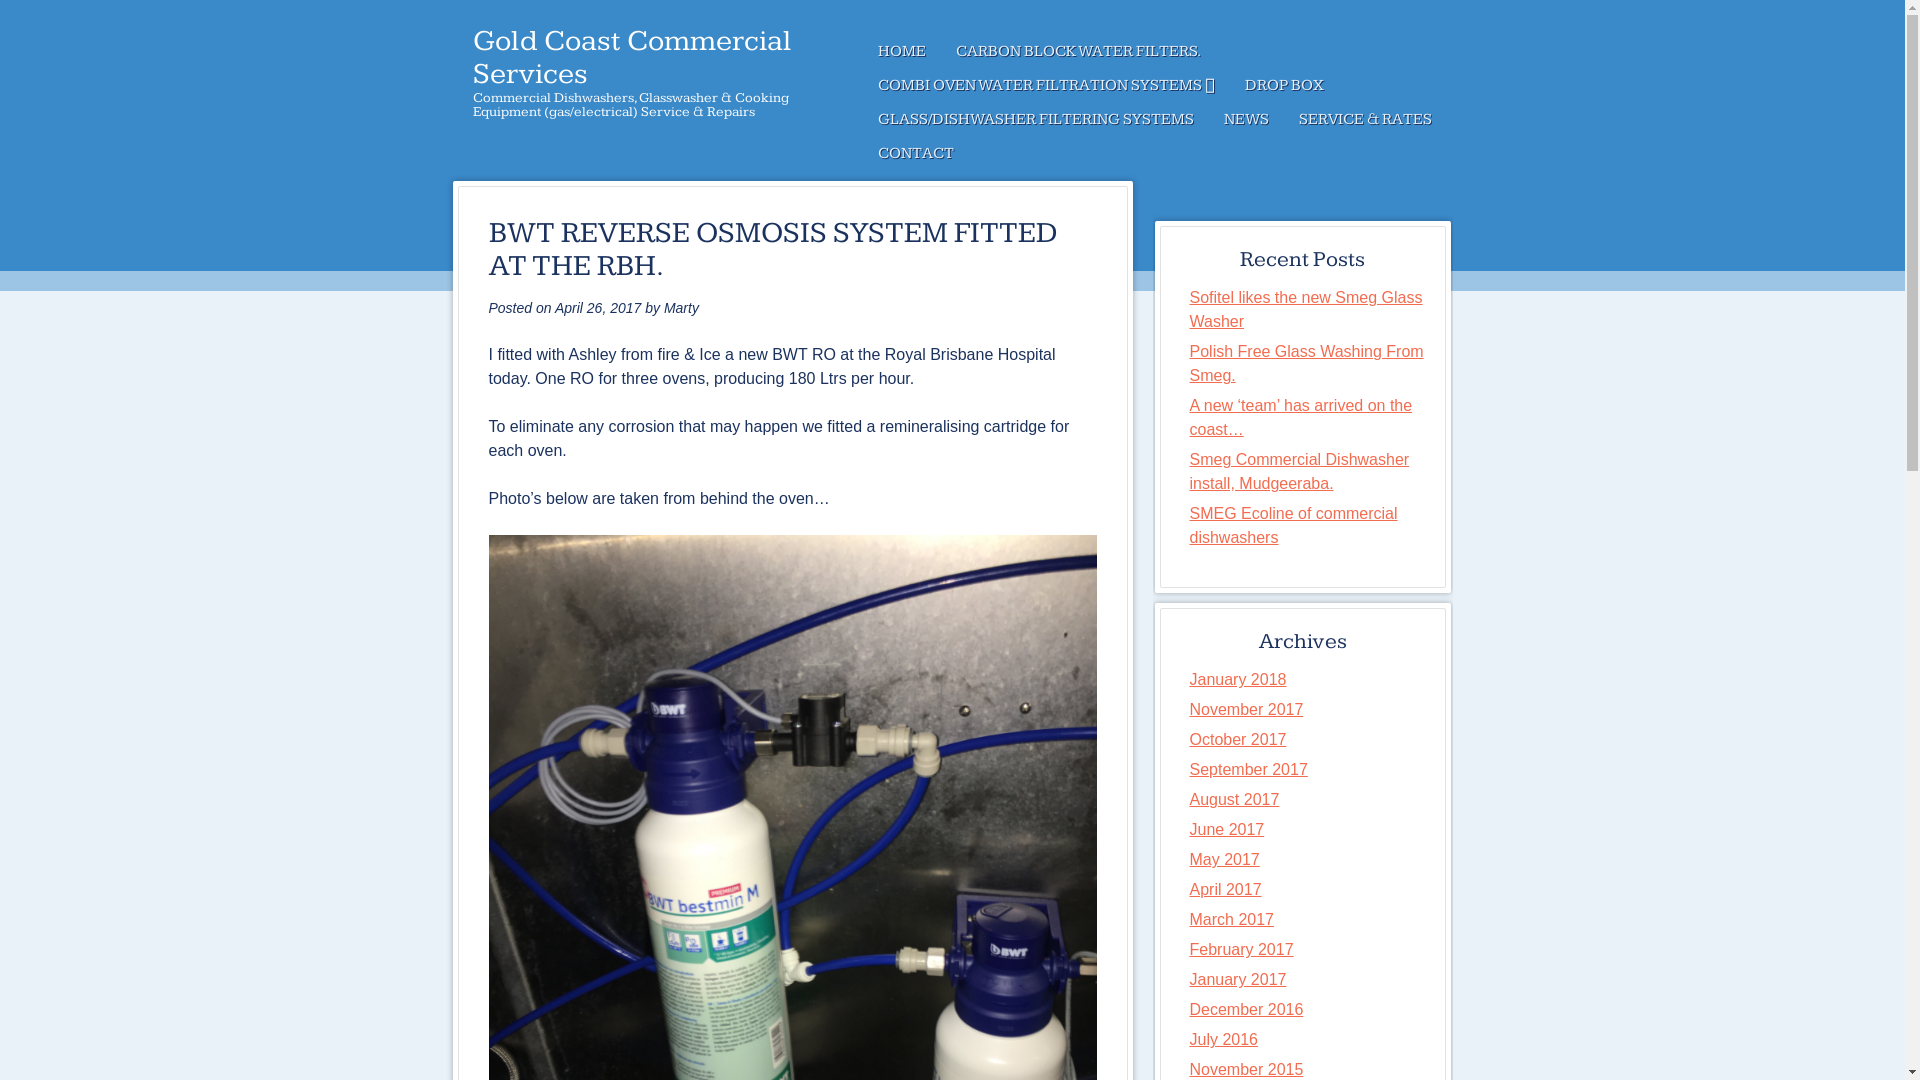 The height and width of the screenshot is (1080, 1920). I want to click on 'December 2016', so click(1246, 1009).